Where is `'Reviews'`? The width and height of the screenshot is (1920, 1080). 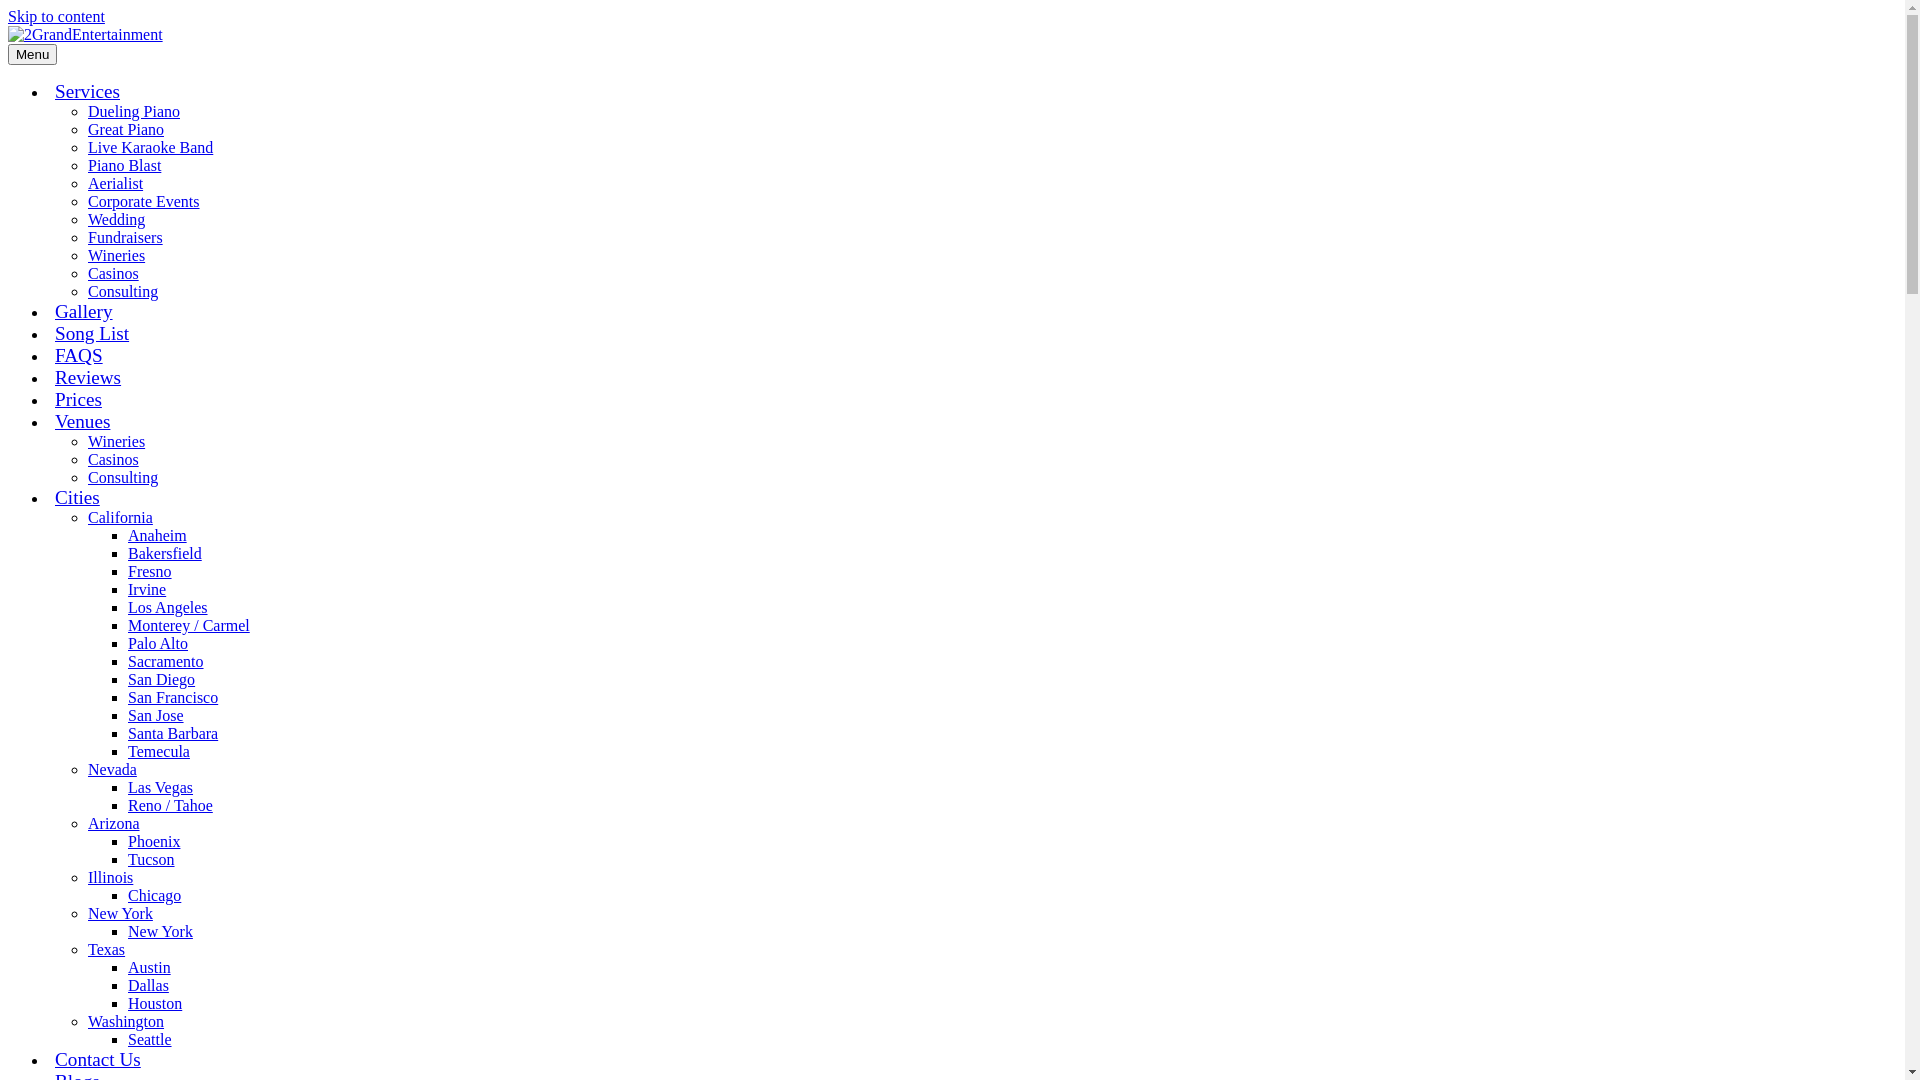
'Reviews' is located at coordinates (86, 377).